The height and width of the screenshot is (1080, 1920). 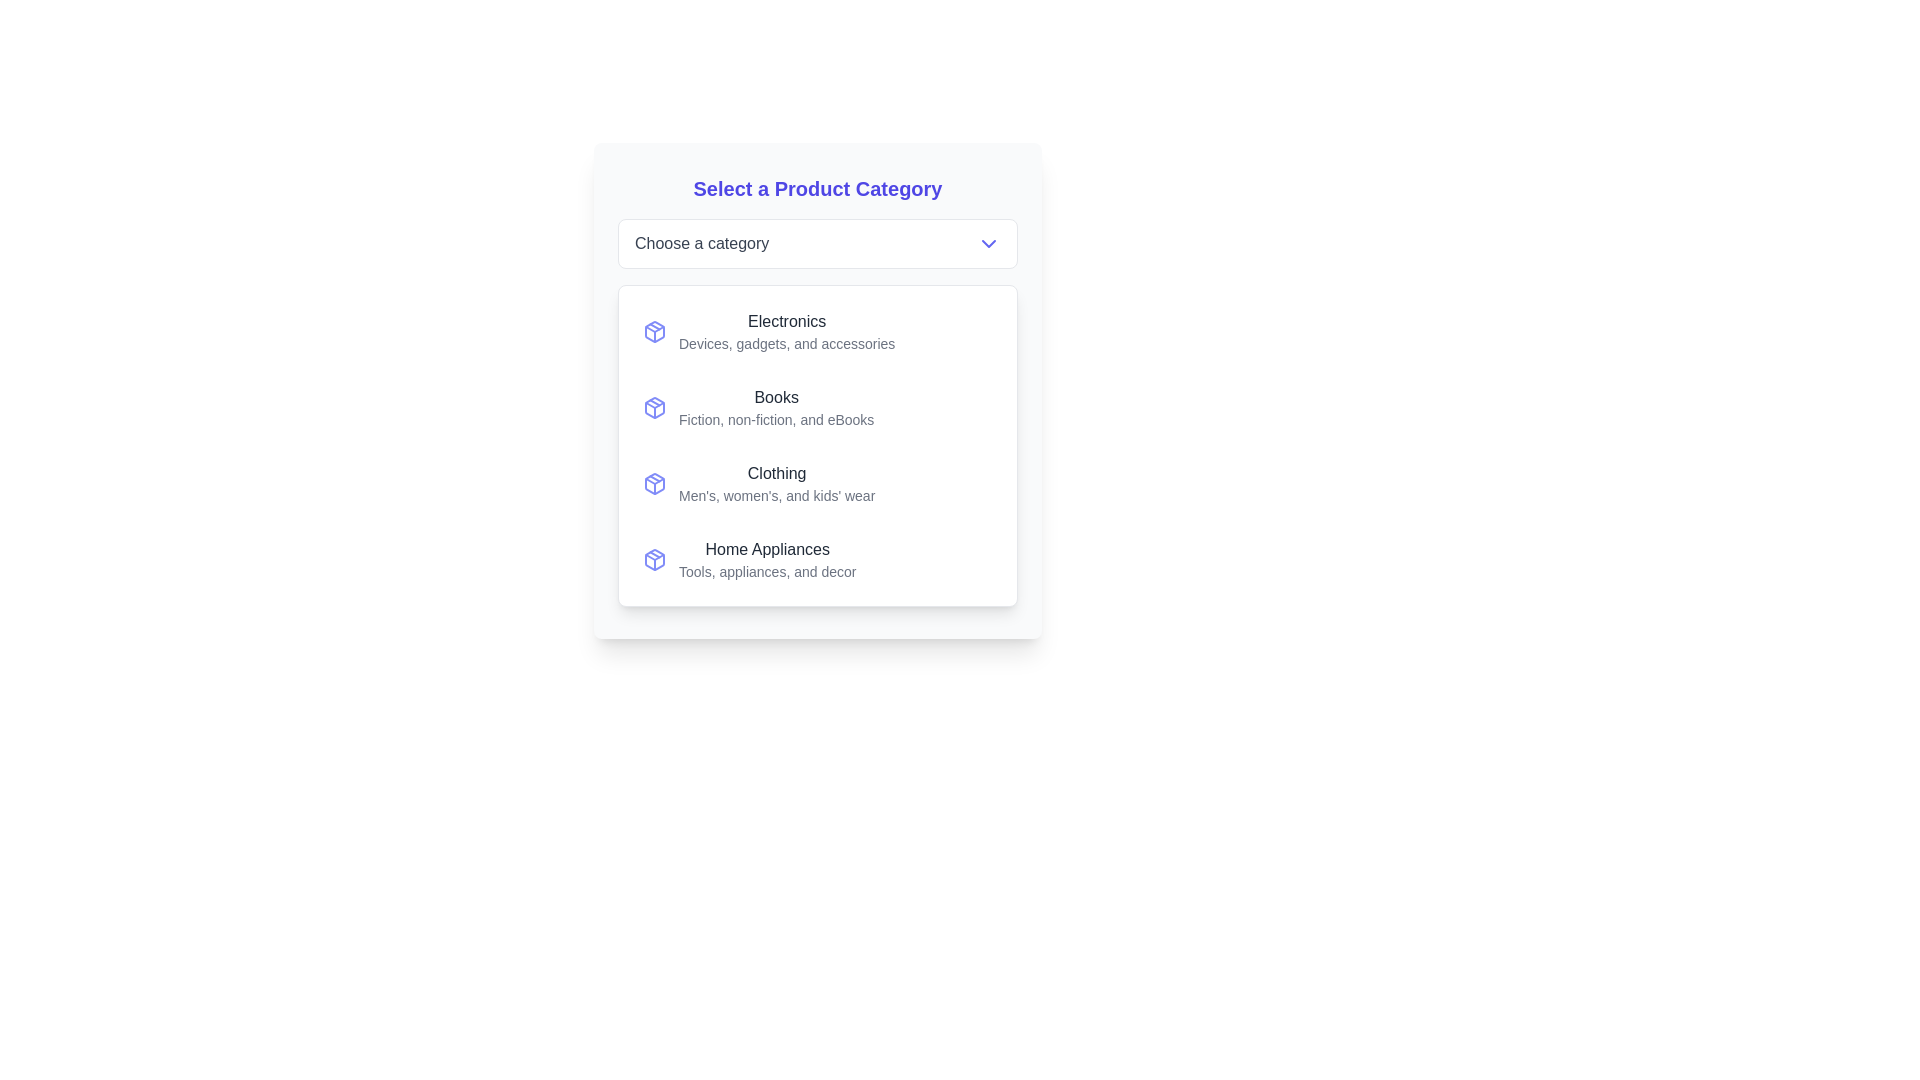 What do you see at coordinates (766, 571) in the screenshot?
I see `text content of the gray-colored Text label that reads 'Tools, appliances, and decor', located below 'Home Appliances' in the product category selection panel` at bounding box center [766, 571].